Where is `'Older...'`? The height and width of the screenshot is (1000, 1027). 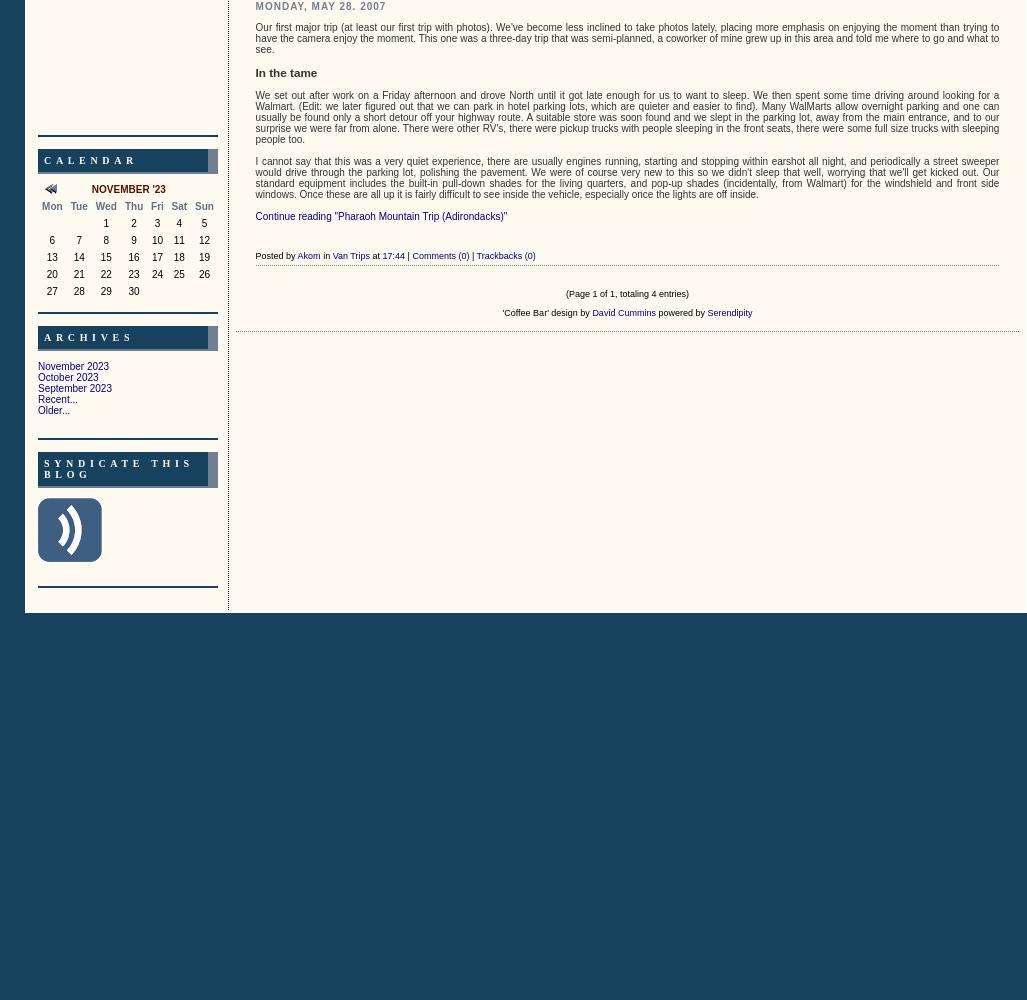 'Older...' is located at coordinates (54, 409).